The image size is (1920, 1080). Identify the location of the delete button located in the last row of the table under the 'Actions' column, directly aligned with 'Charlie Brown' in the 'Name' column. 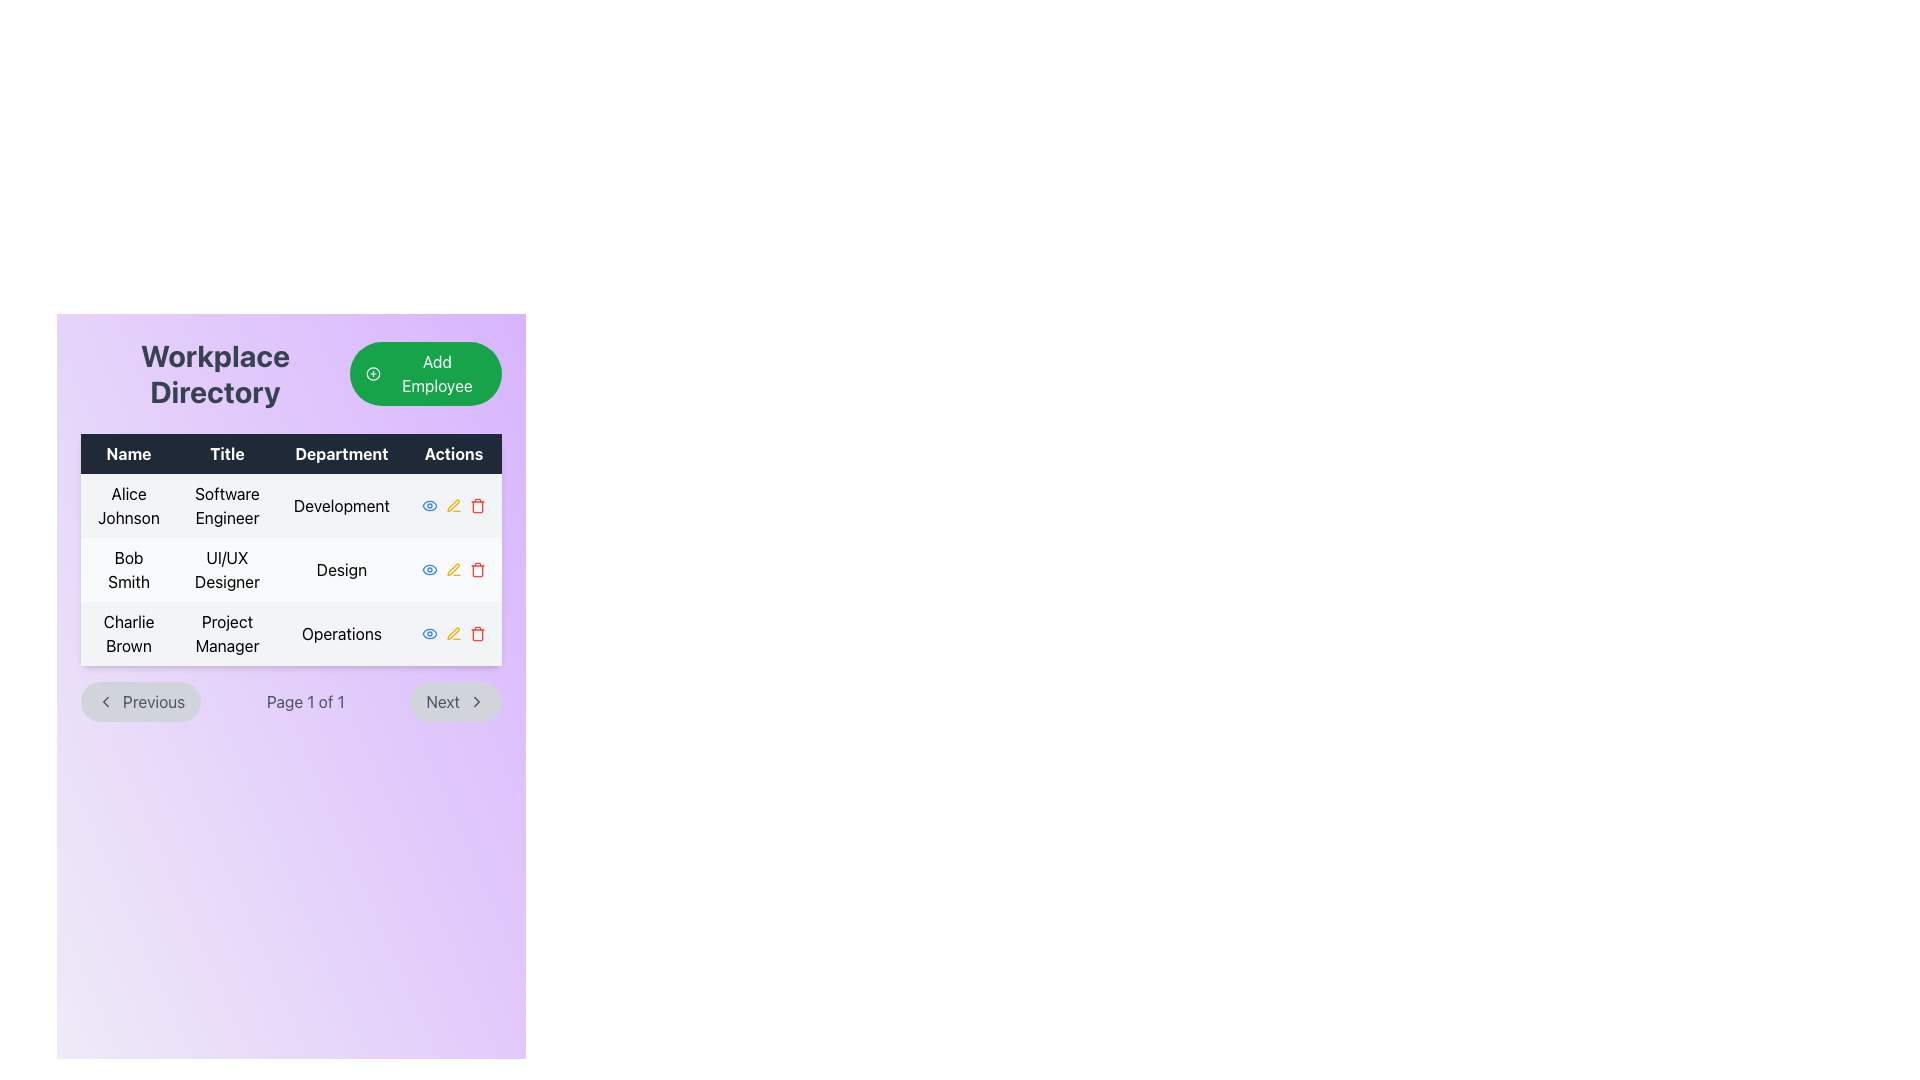
(476, 633).